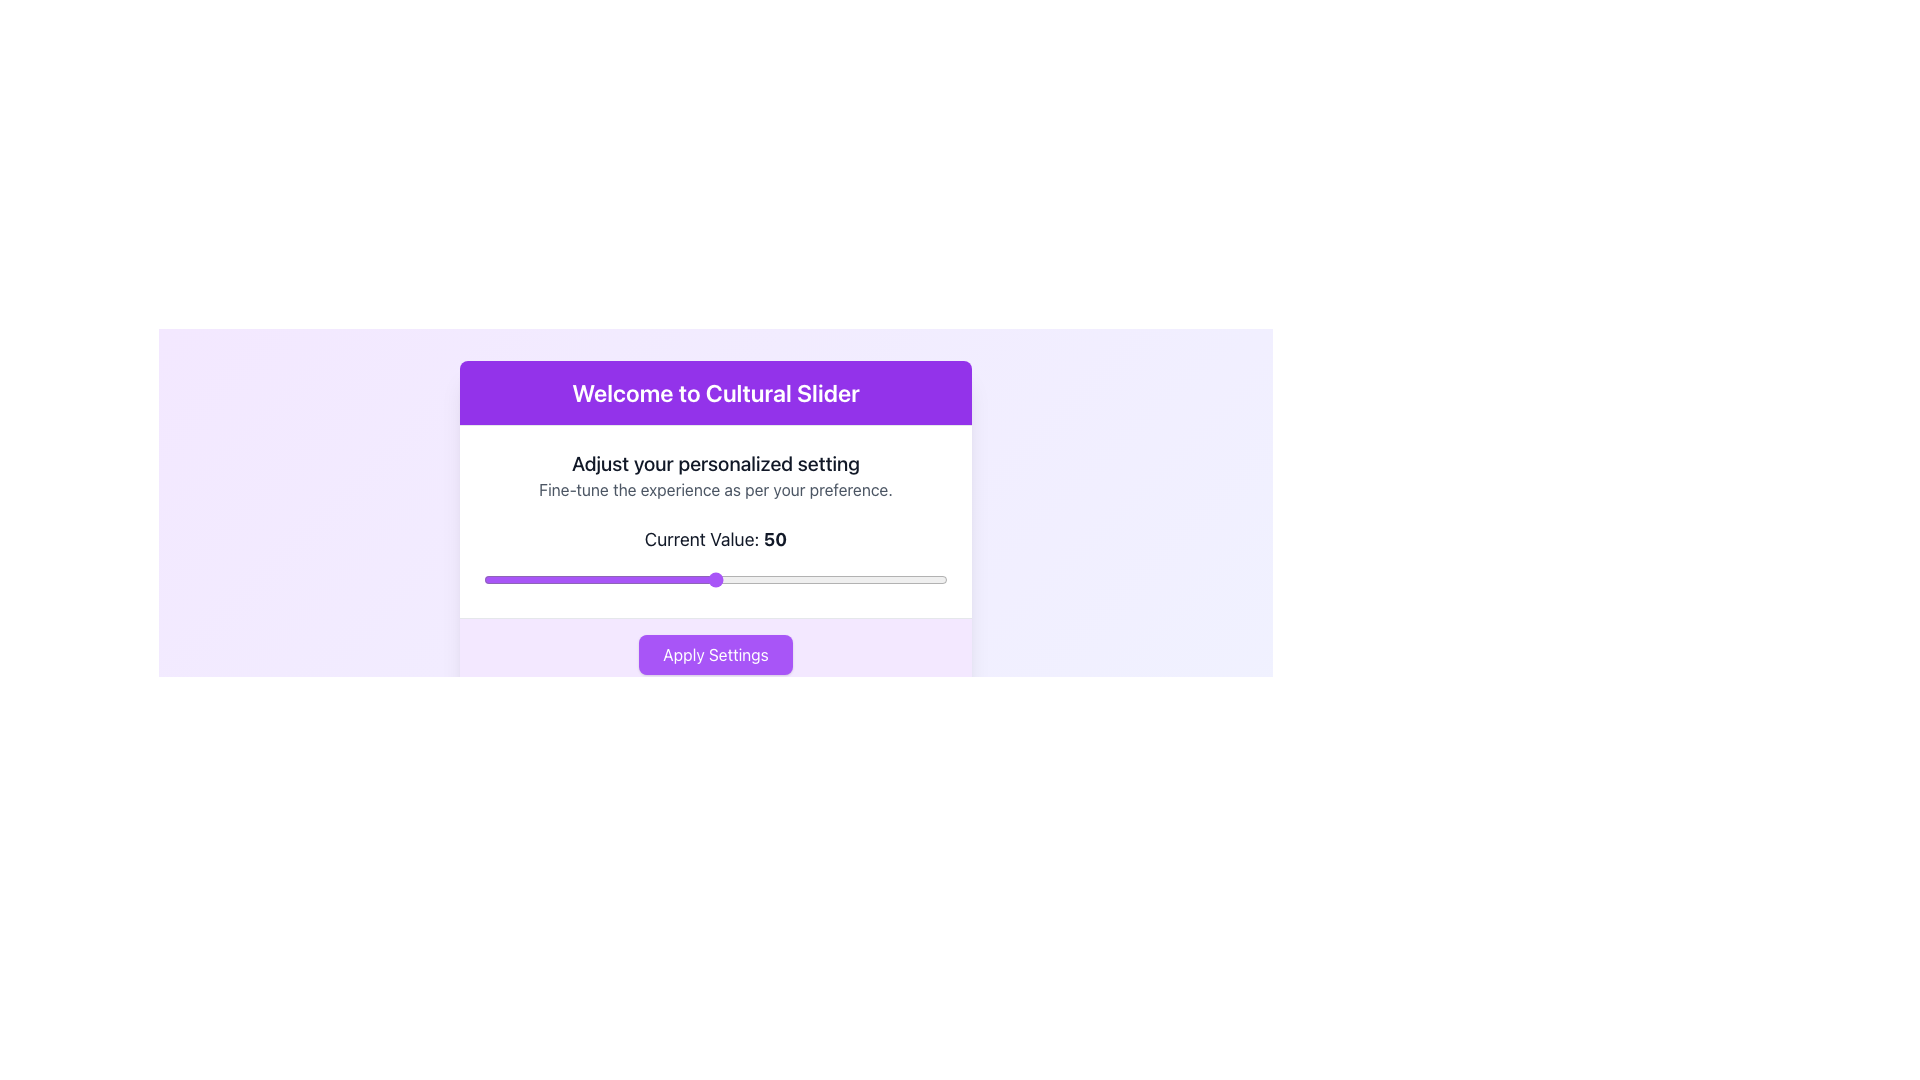 This screenshot has width=1920, height=1080. Describe the element at coordinates (599, 579) in the screenshot. I see `the slider` at that location.